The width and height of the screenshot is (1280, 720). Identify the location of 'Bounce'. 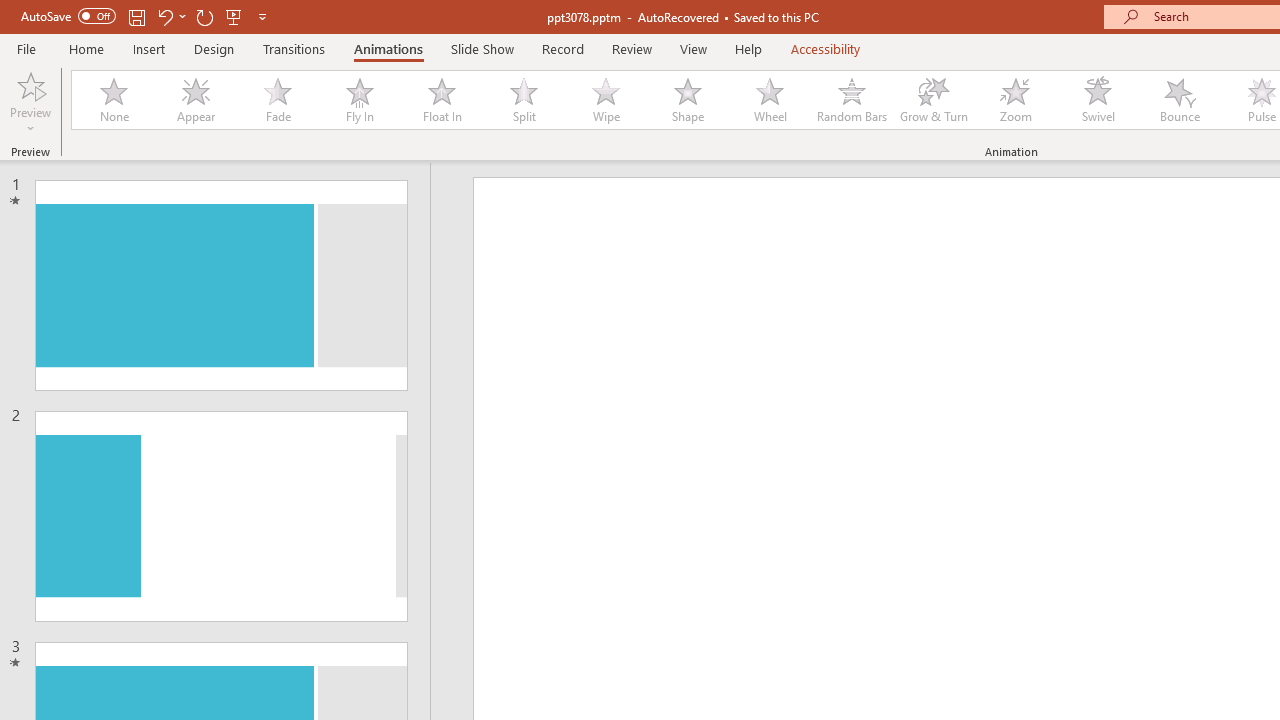
(1180, 100).